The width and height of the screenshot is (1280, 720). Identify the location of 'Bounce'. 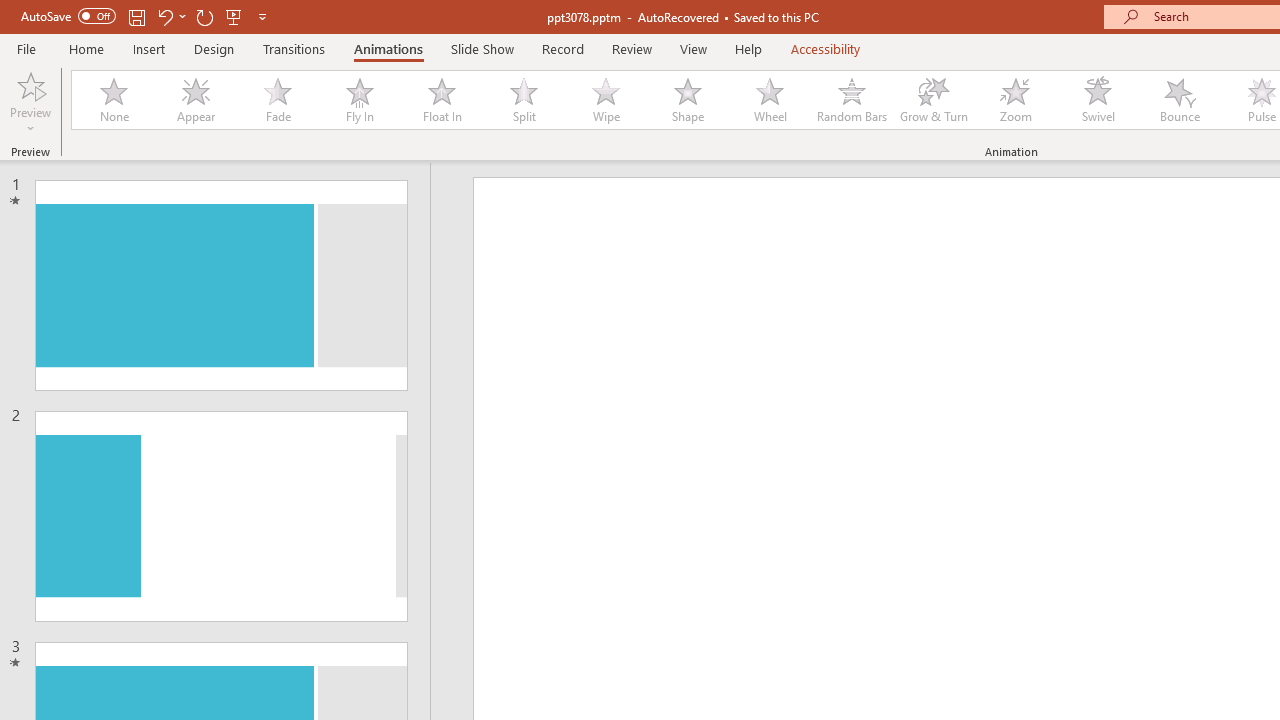
(1180, 100).